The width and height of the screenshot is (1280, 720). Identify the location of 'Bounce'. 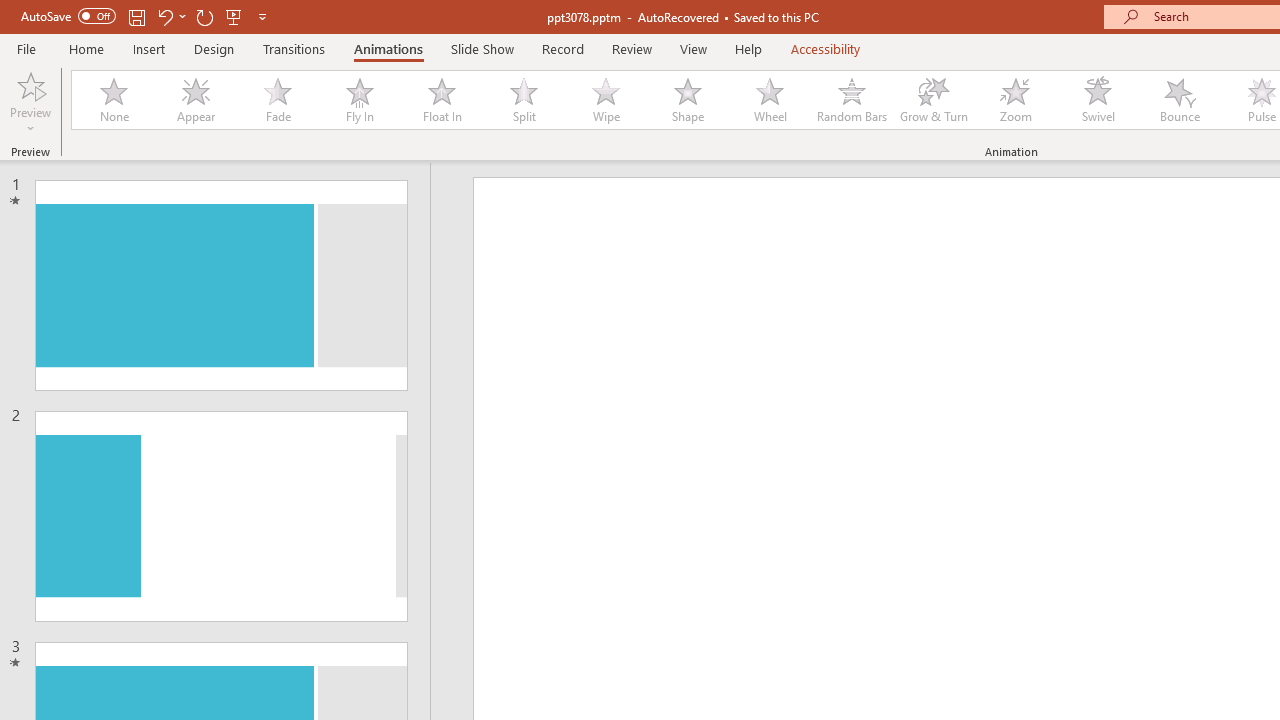
(1180, 100).